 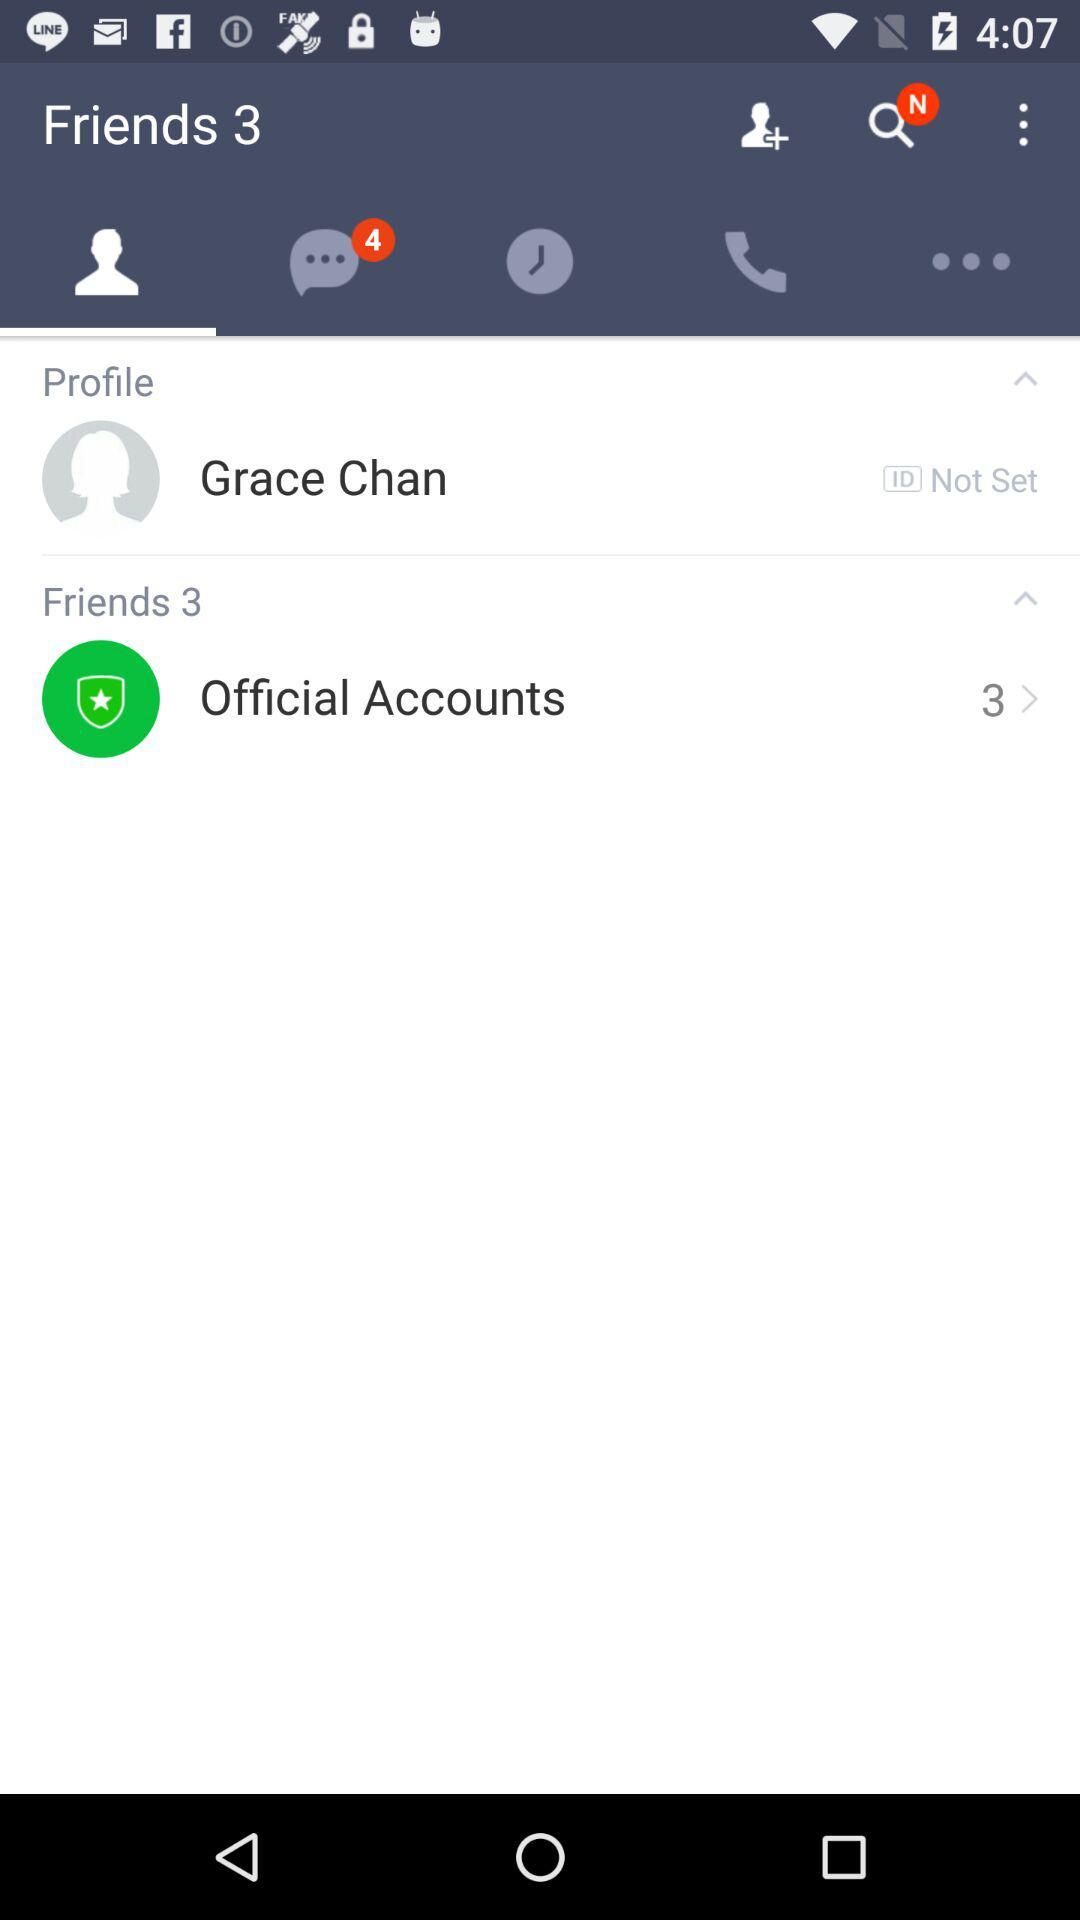 What do you see at coordinates (982, 477) in the screenshot?
I see `not set item` at bounding box center [982, 477].